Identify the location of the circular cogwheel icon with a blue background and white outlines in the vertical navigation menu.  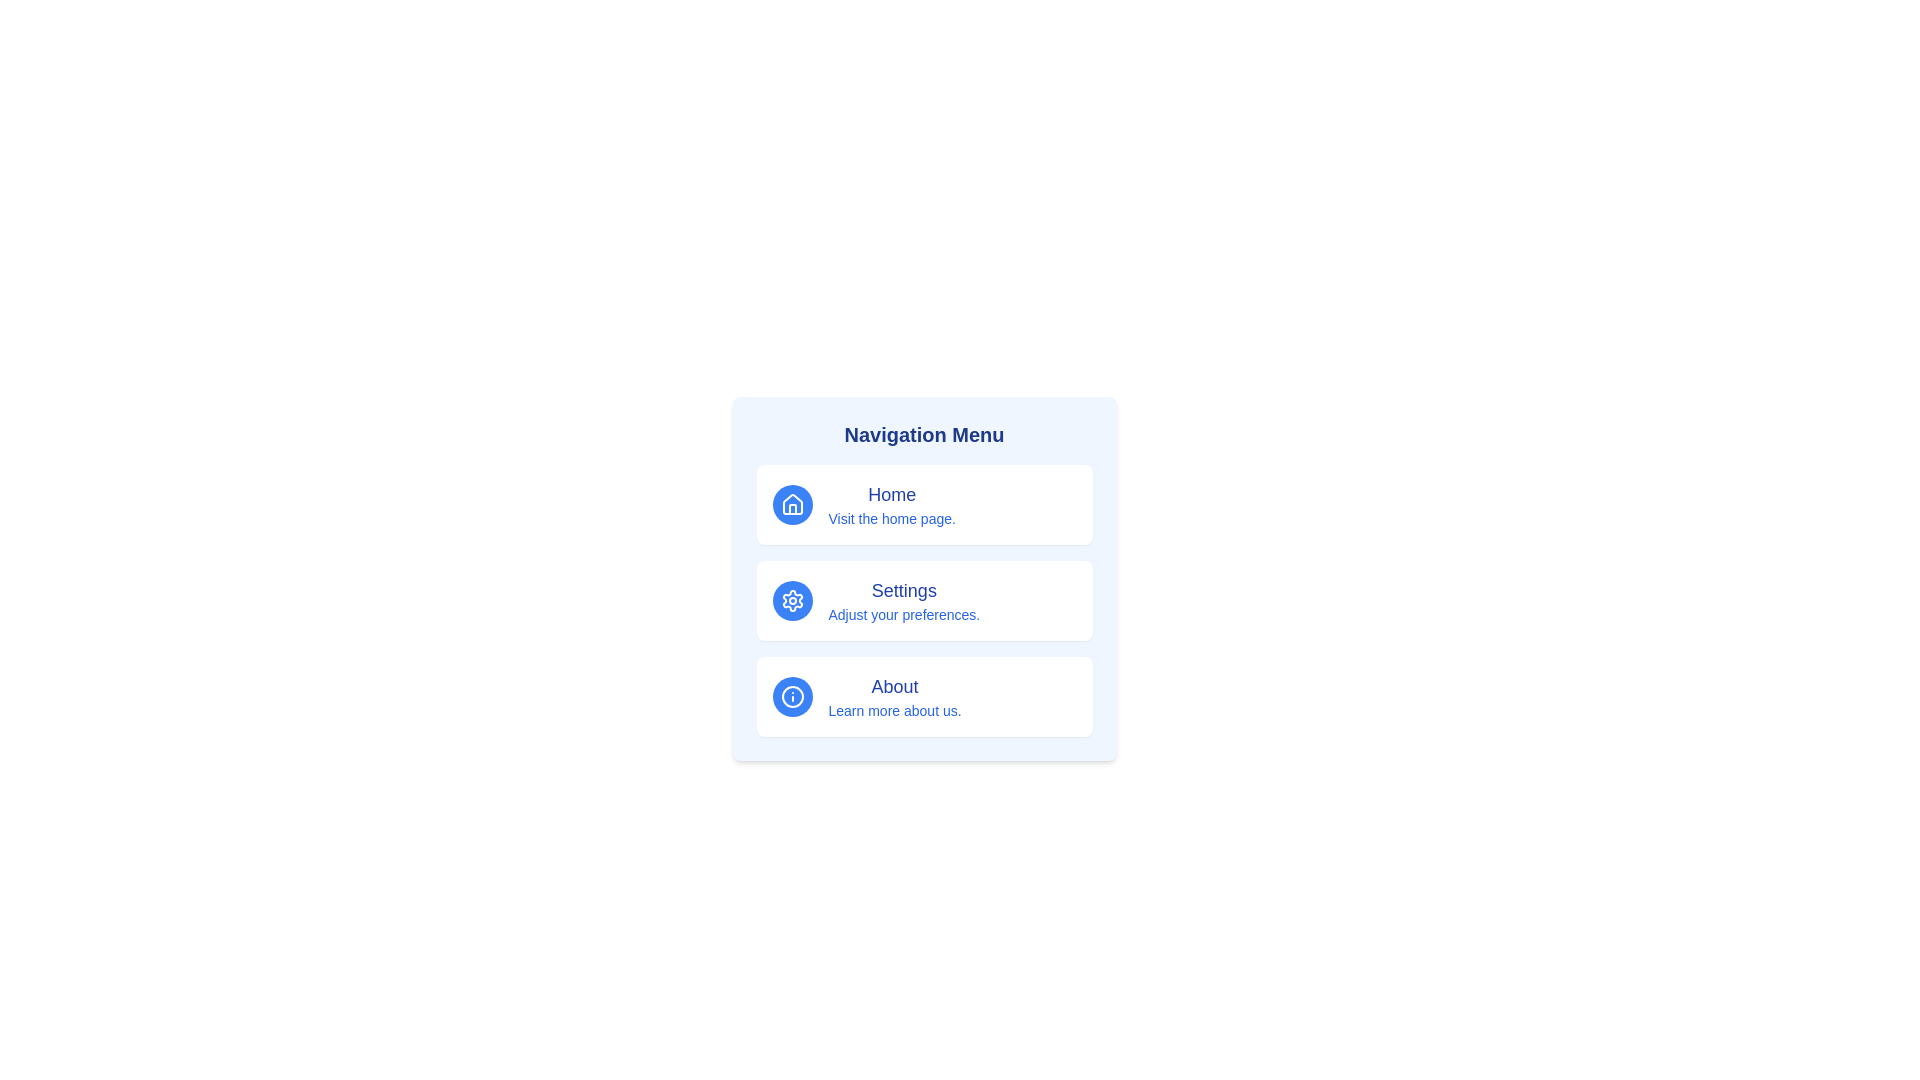
(791, 600).